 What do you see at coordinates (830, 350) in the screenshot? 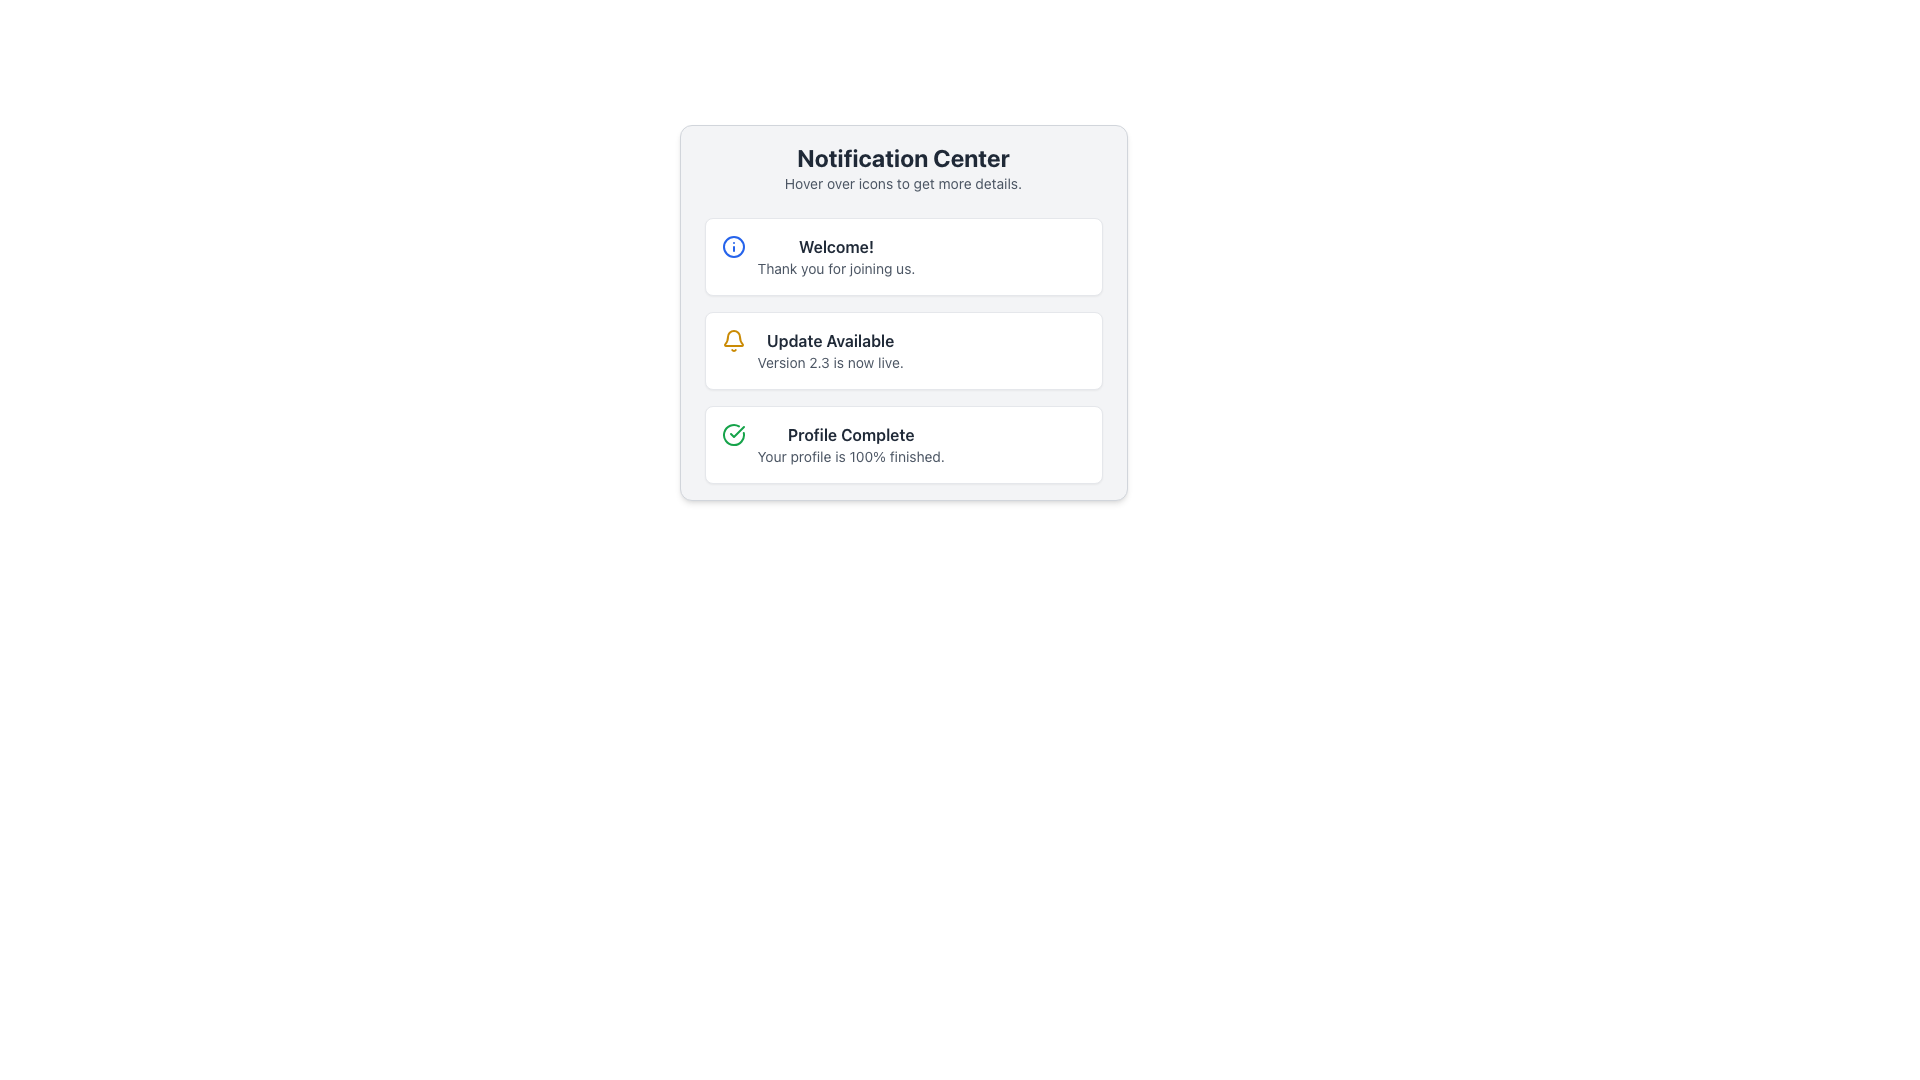
I see `the 'Update Available' notification text block, which features bold dark-grey text and a yellow bell icon, located in the middle of the notification panel` at bounding box center [830, 350].